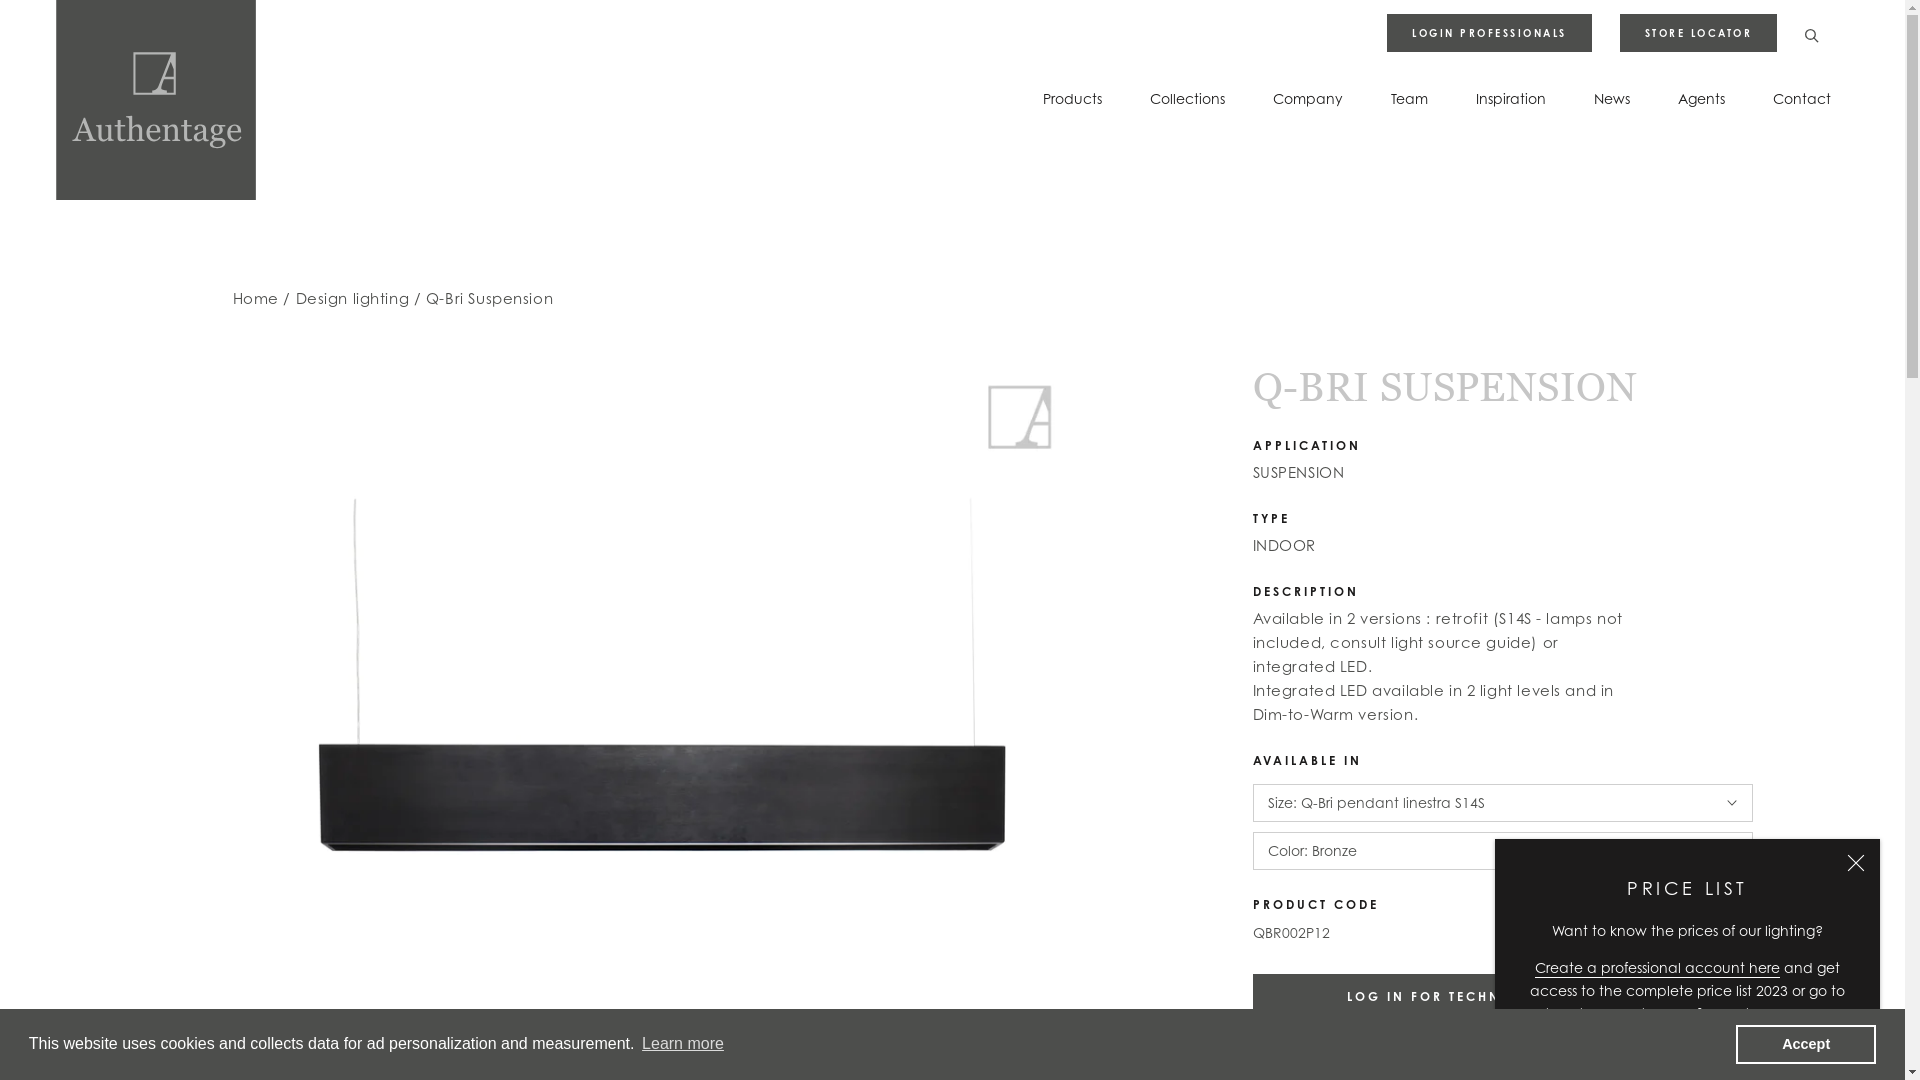 The height and width of the screenshot is (1080, 1920). I want to click on 'Team, so click(1408, 98).